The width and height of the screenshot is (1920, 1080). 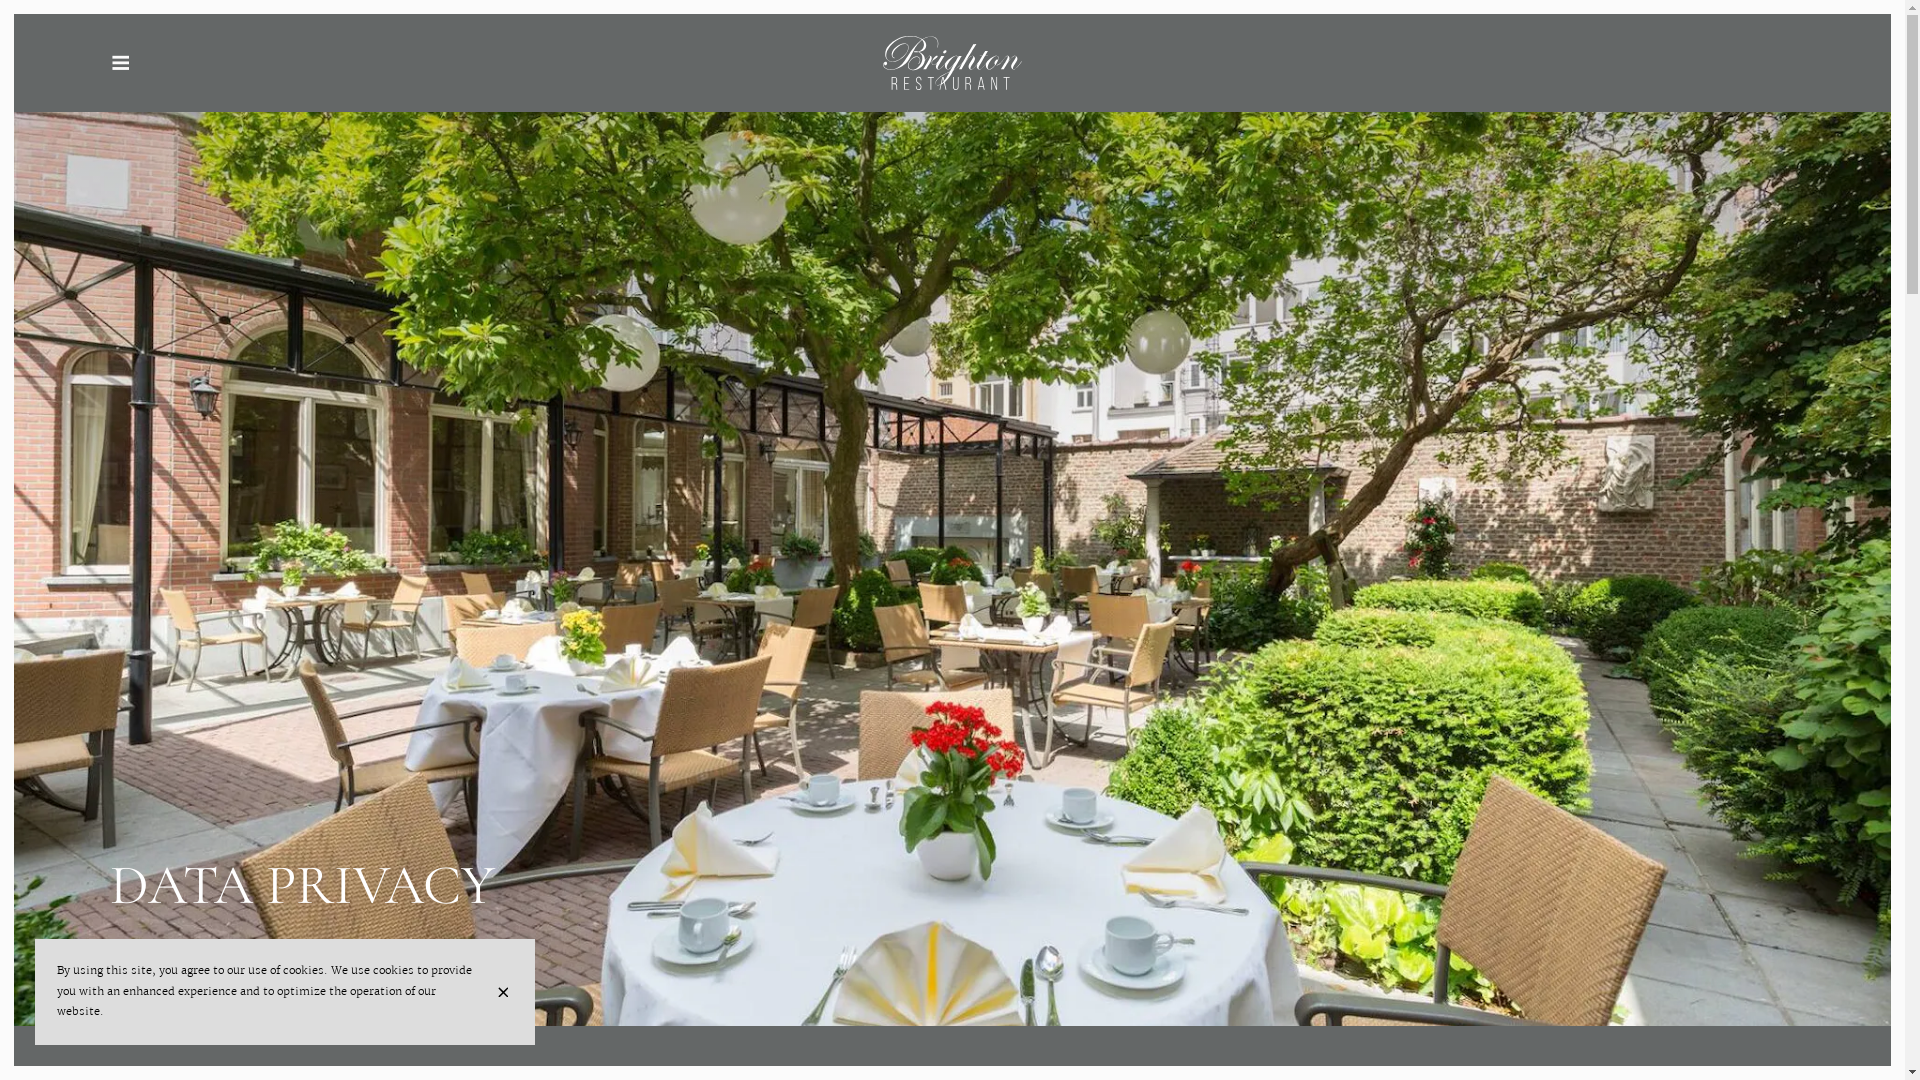 What do you see at coordinates (468, 61) in the screenshot?
I see `'Logo of Brighton Restaurant'` at bounding box center [468, 61].